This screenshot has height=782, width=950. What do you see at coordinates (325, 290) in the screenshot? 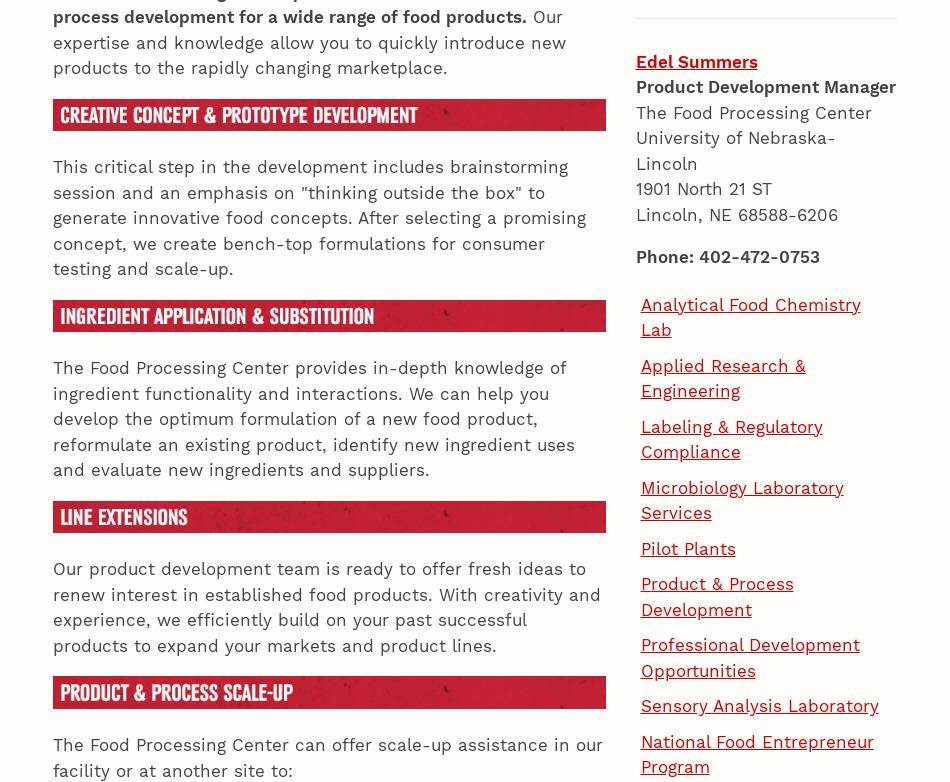
I see `'Our product development team is ready to offer fresh ideas to renew interest in established food products. With creativity and experience, we efficiently build on your past successful products to expand your markets and product lines.'` at bounding box center [325, 290].